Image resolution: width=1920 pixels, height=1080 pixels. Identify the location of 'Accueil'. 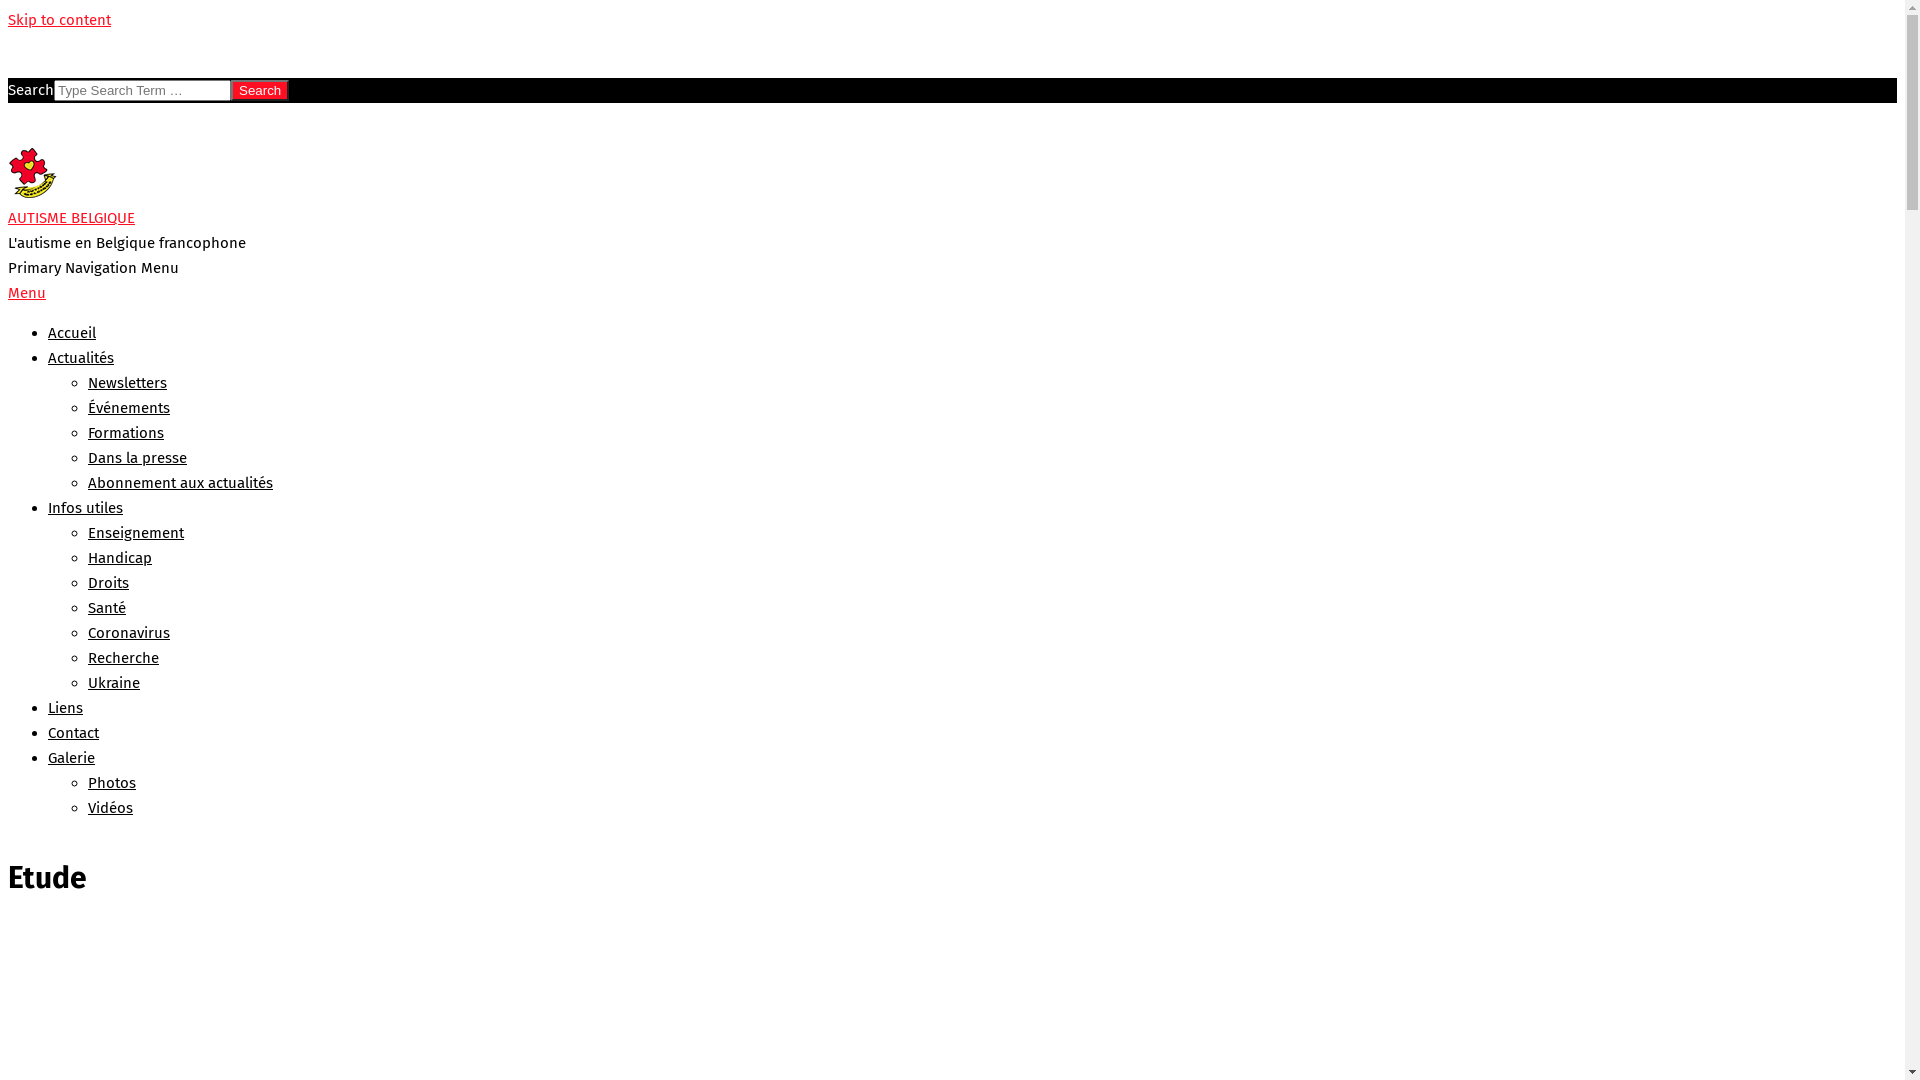
(72, 331).